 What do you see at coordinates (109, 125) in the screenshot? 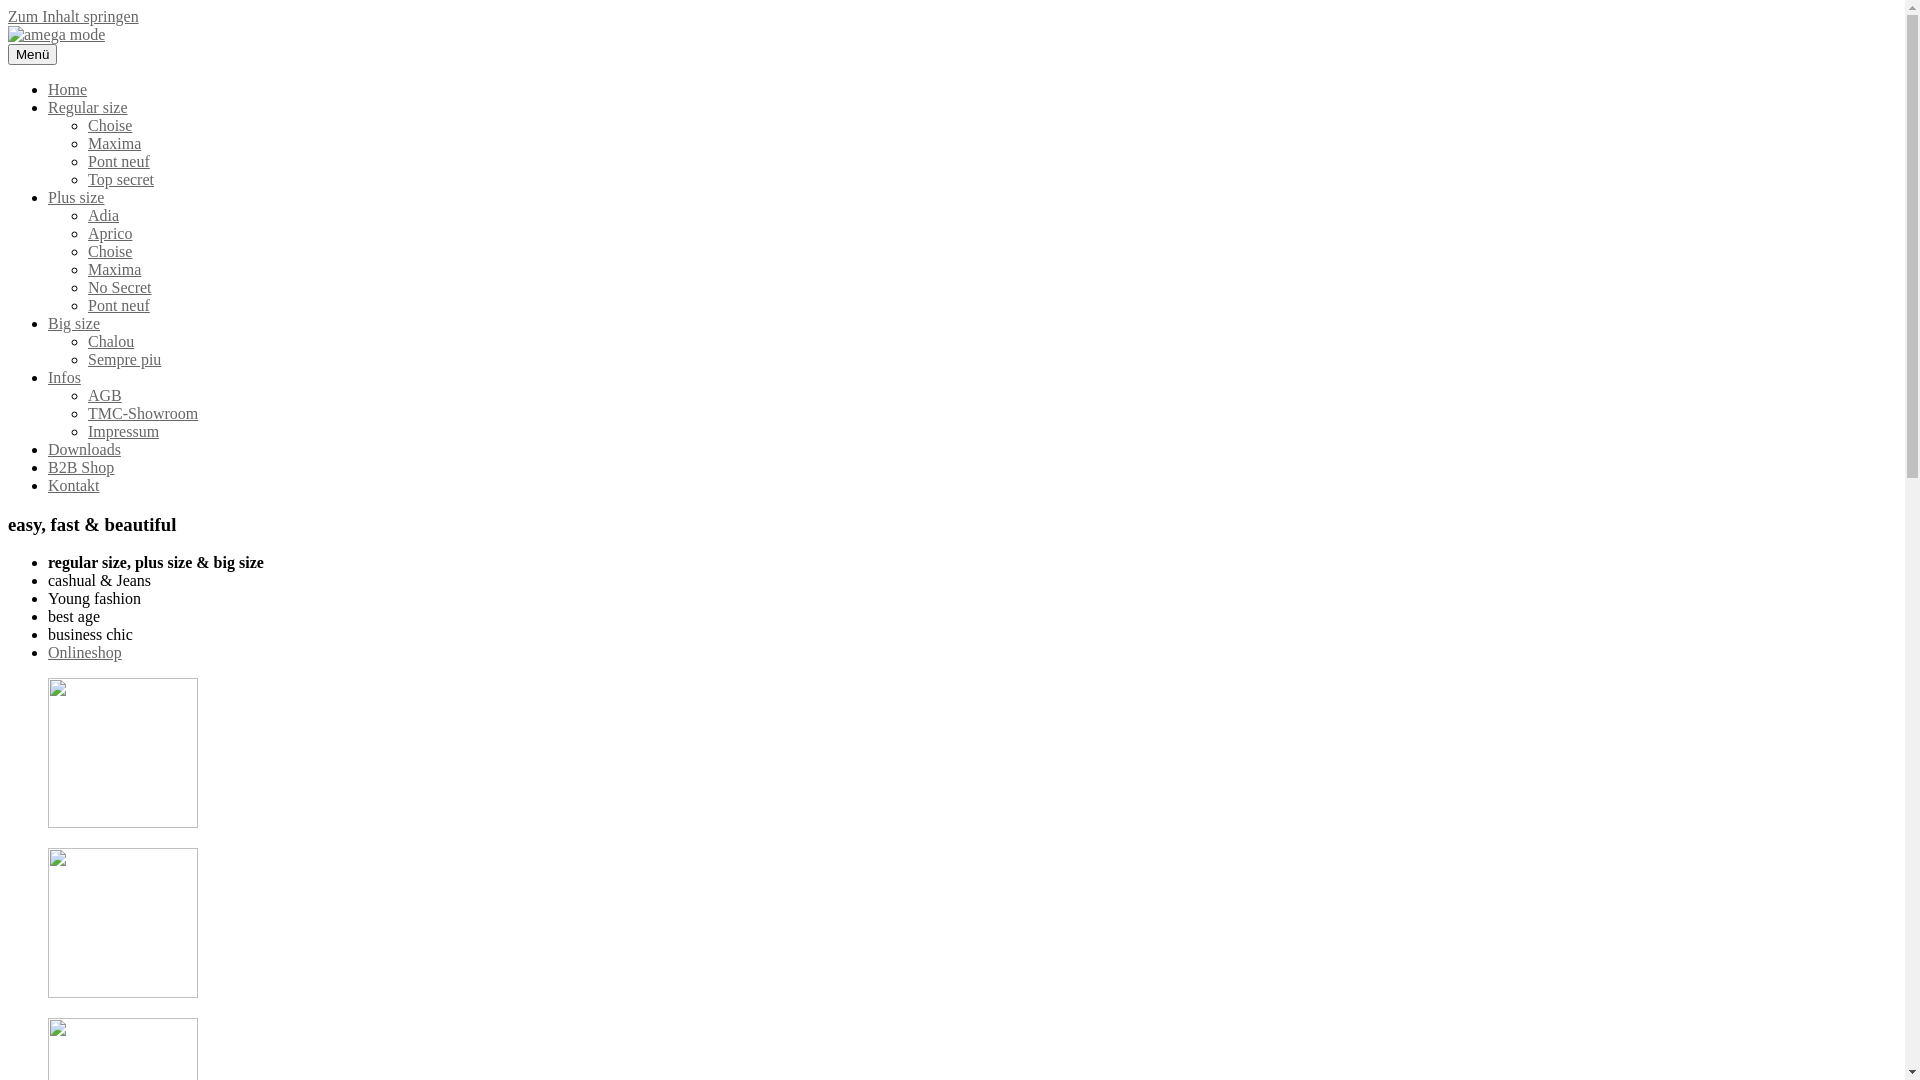
I see `'Choise'` at bounding box center [109, 125].